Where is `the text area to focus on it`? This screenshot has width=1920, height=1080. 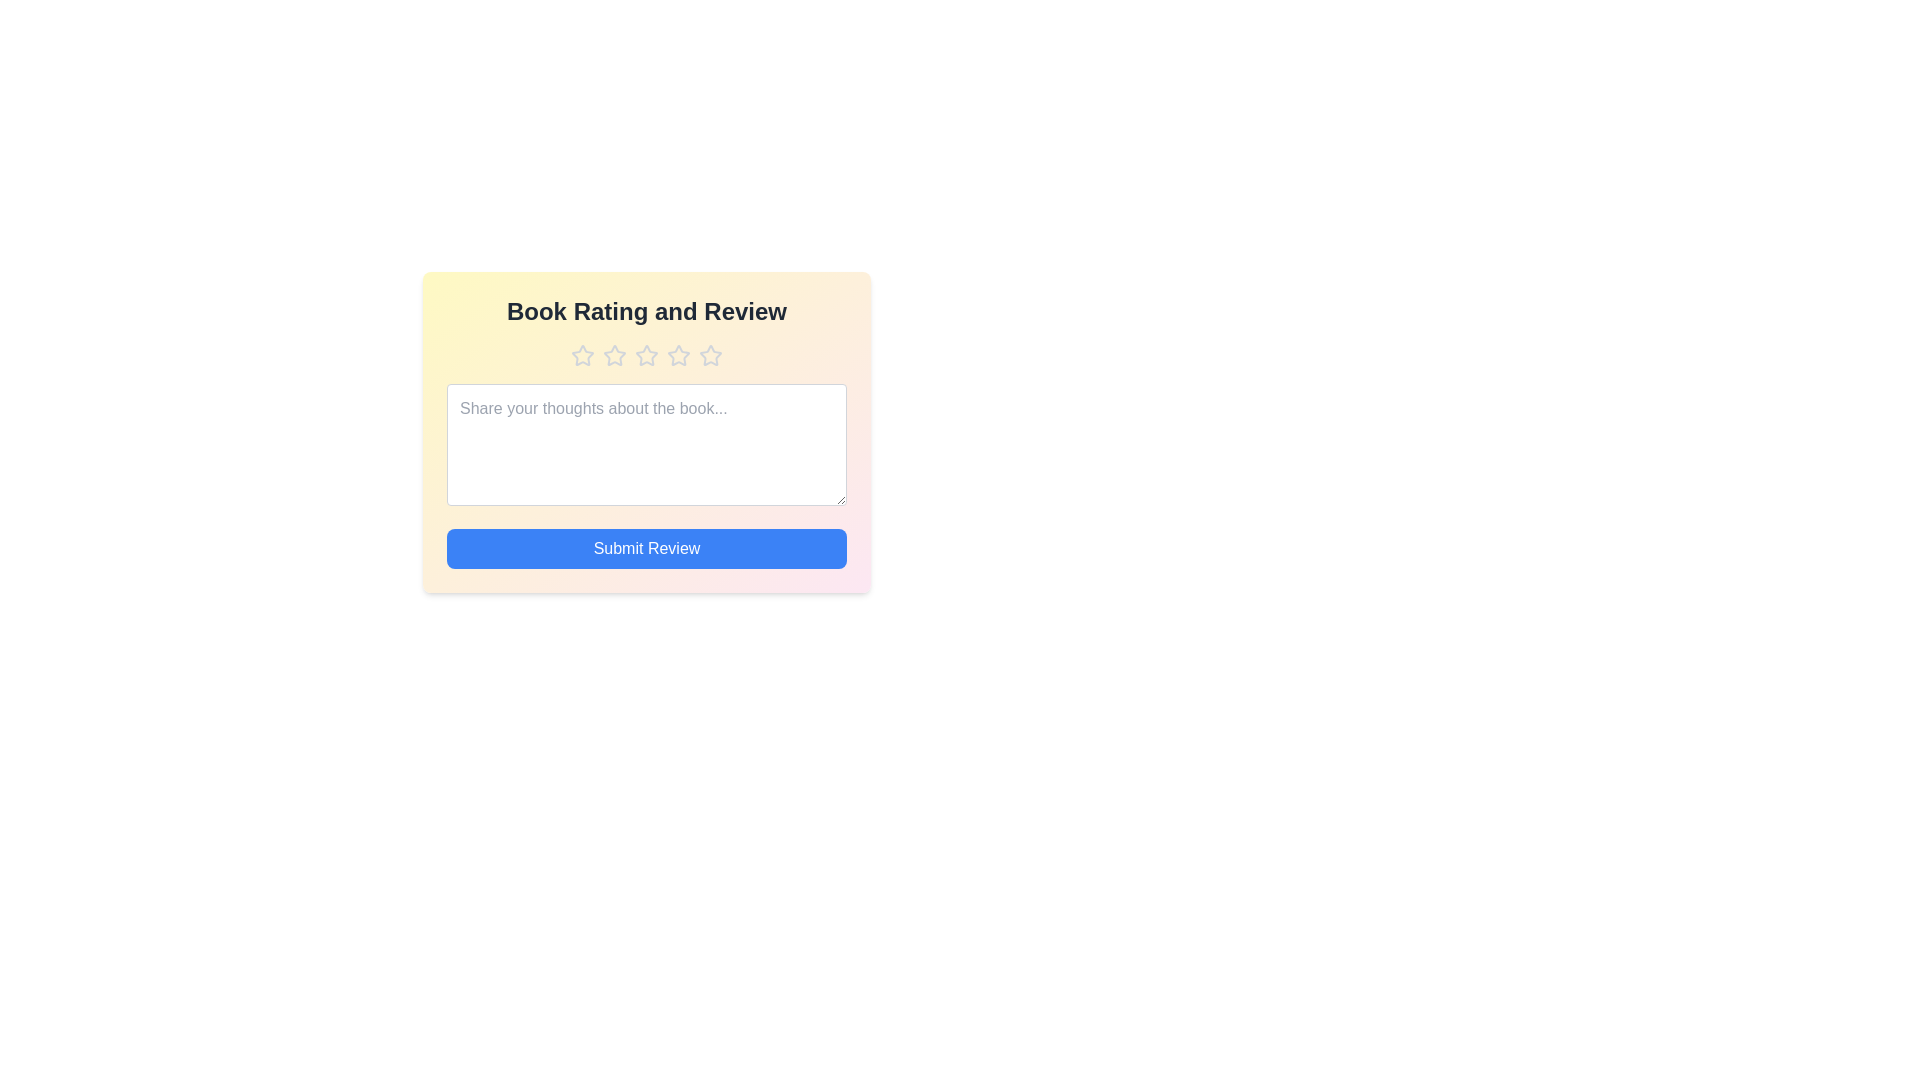 the text area to focus on it is located at coordinates (647, 443).